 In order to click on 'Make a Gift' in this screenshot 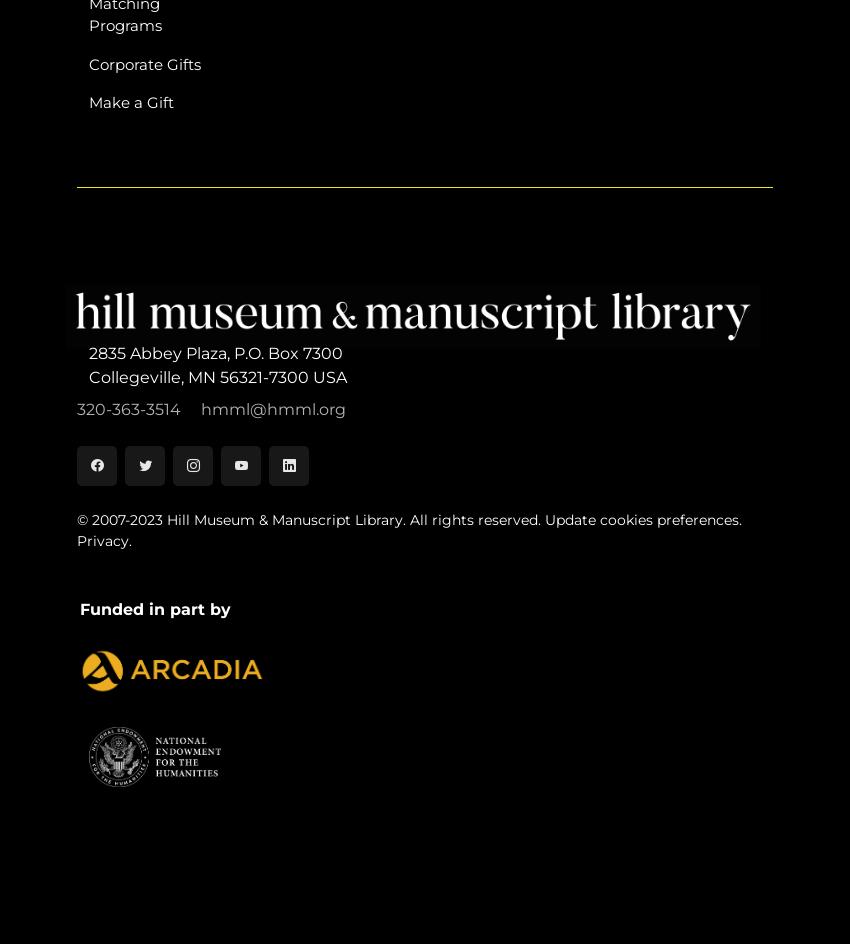, I will do `click(131, 101)`.